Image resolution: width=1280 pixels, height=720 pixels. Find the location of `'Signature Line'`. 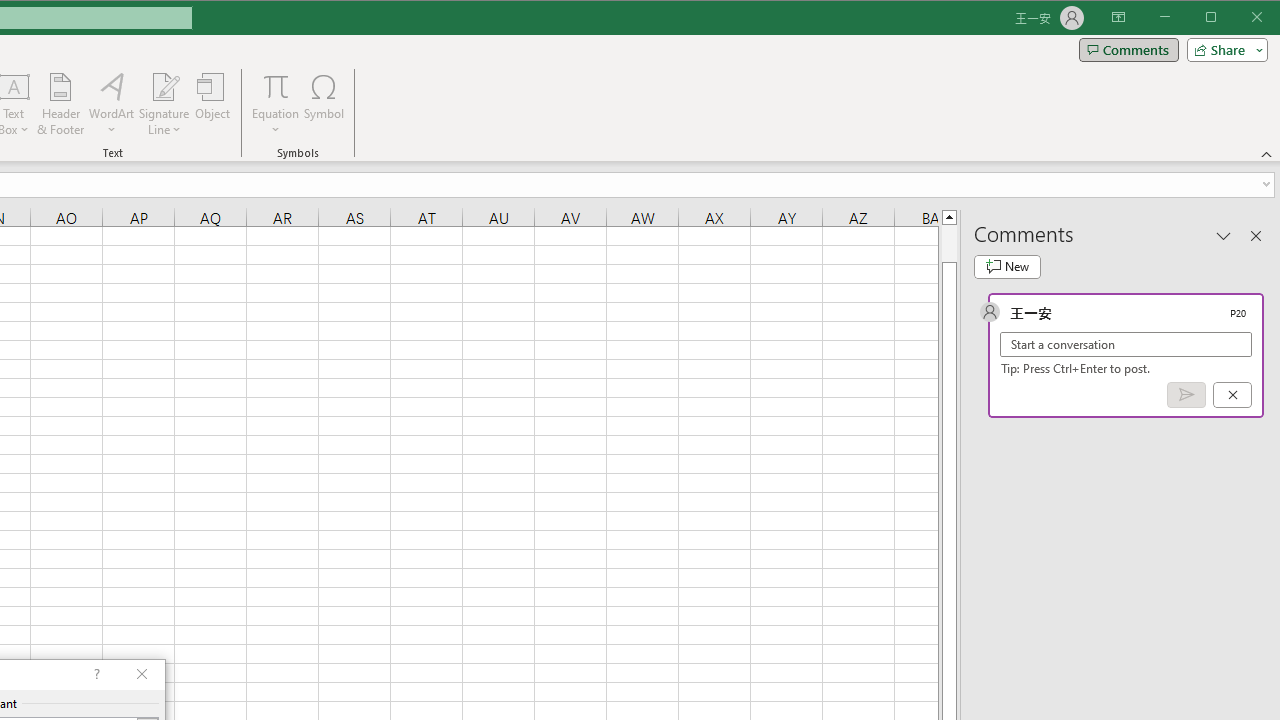

'Signature Line' is located at coordinates (164, 85).